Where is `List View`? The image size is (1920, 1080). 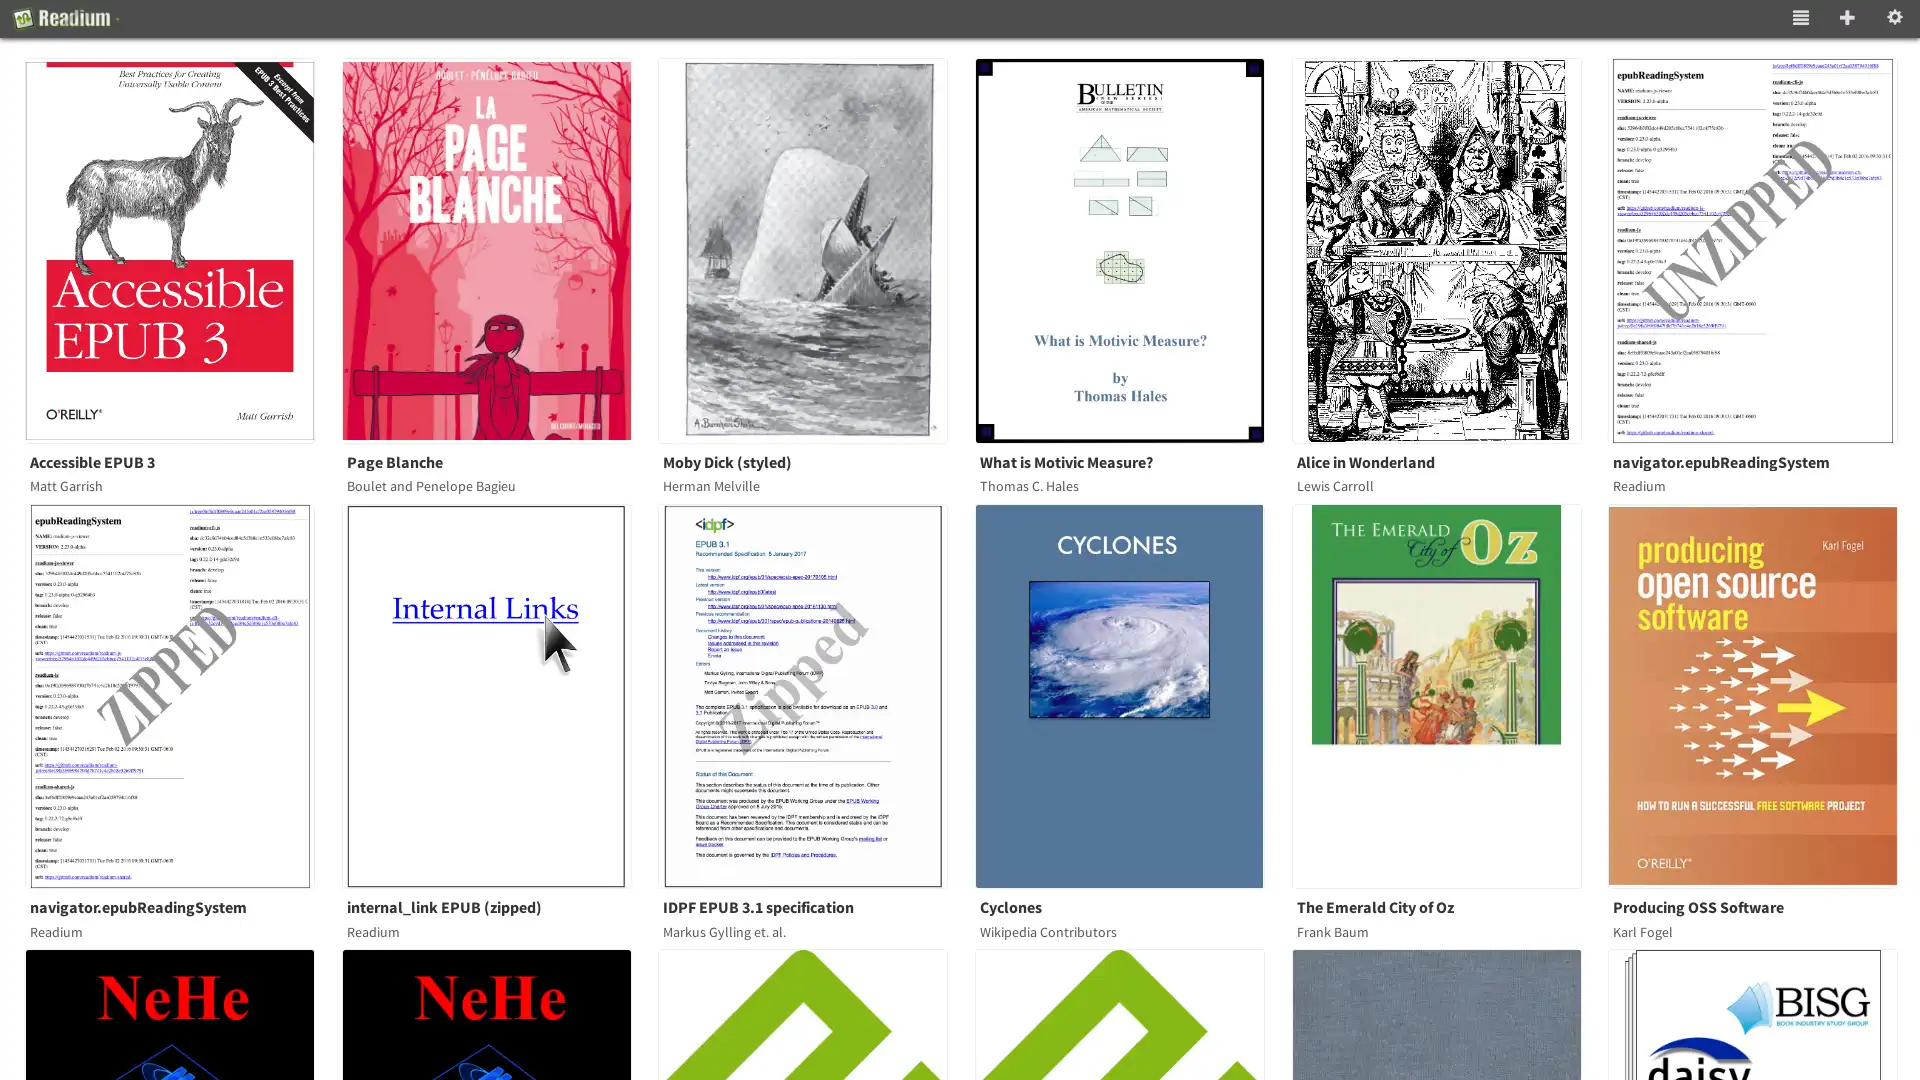 List View is located at coordinates (1800, 19).